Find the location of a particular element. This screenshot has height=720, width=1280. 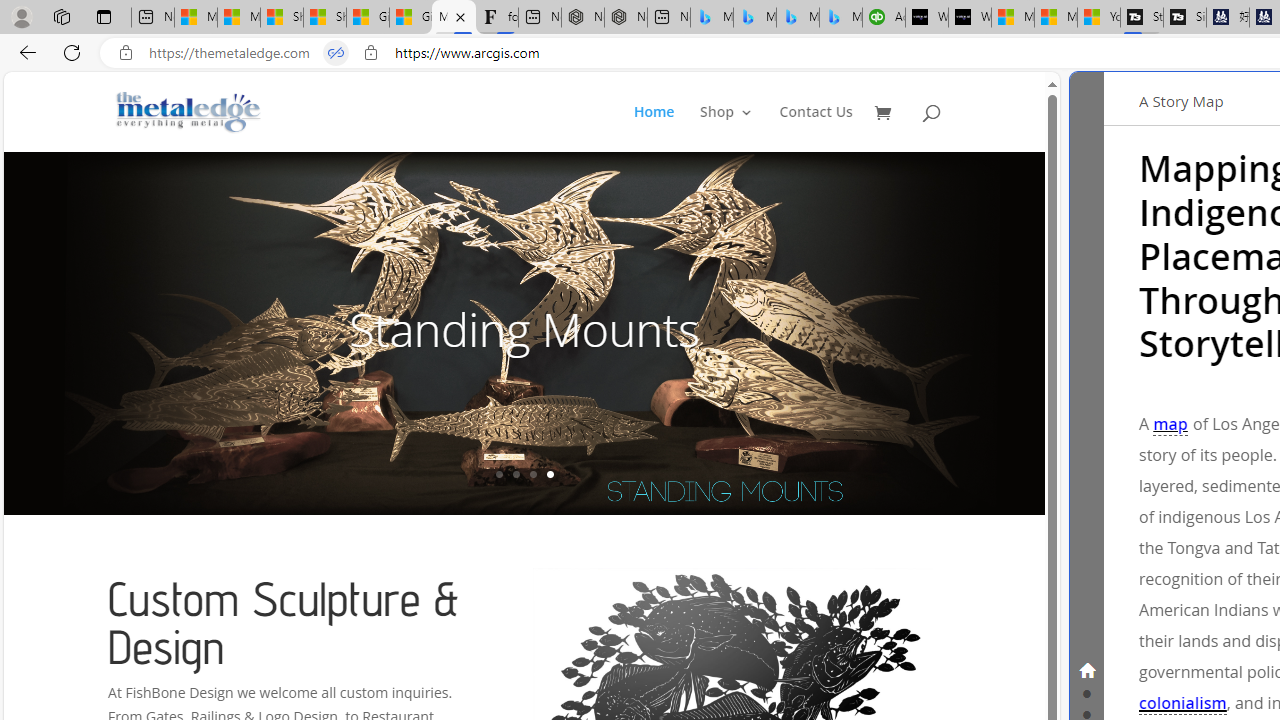

'Shop3' is located at coordinates (736, 128).